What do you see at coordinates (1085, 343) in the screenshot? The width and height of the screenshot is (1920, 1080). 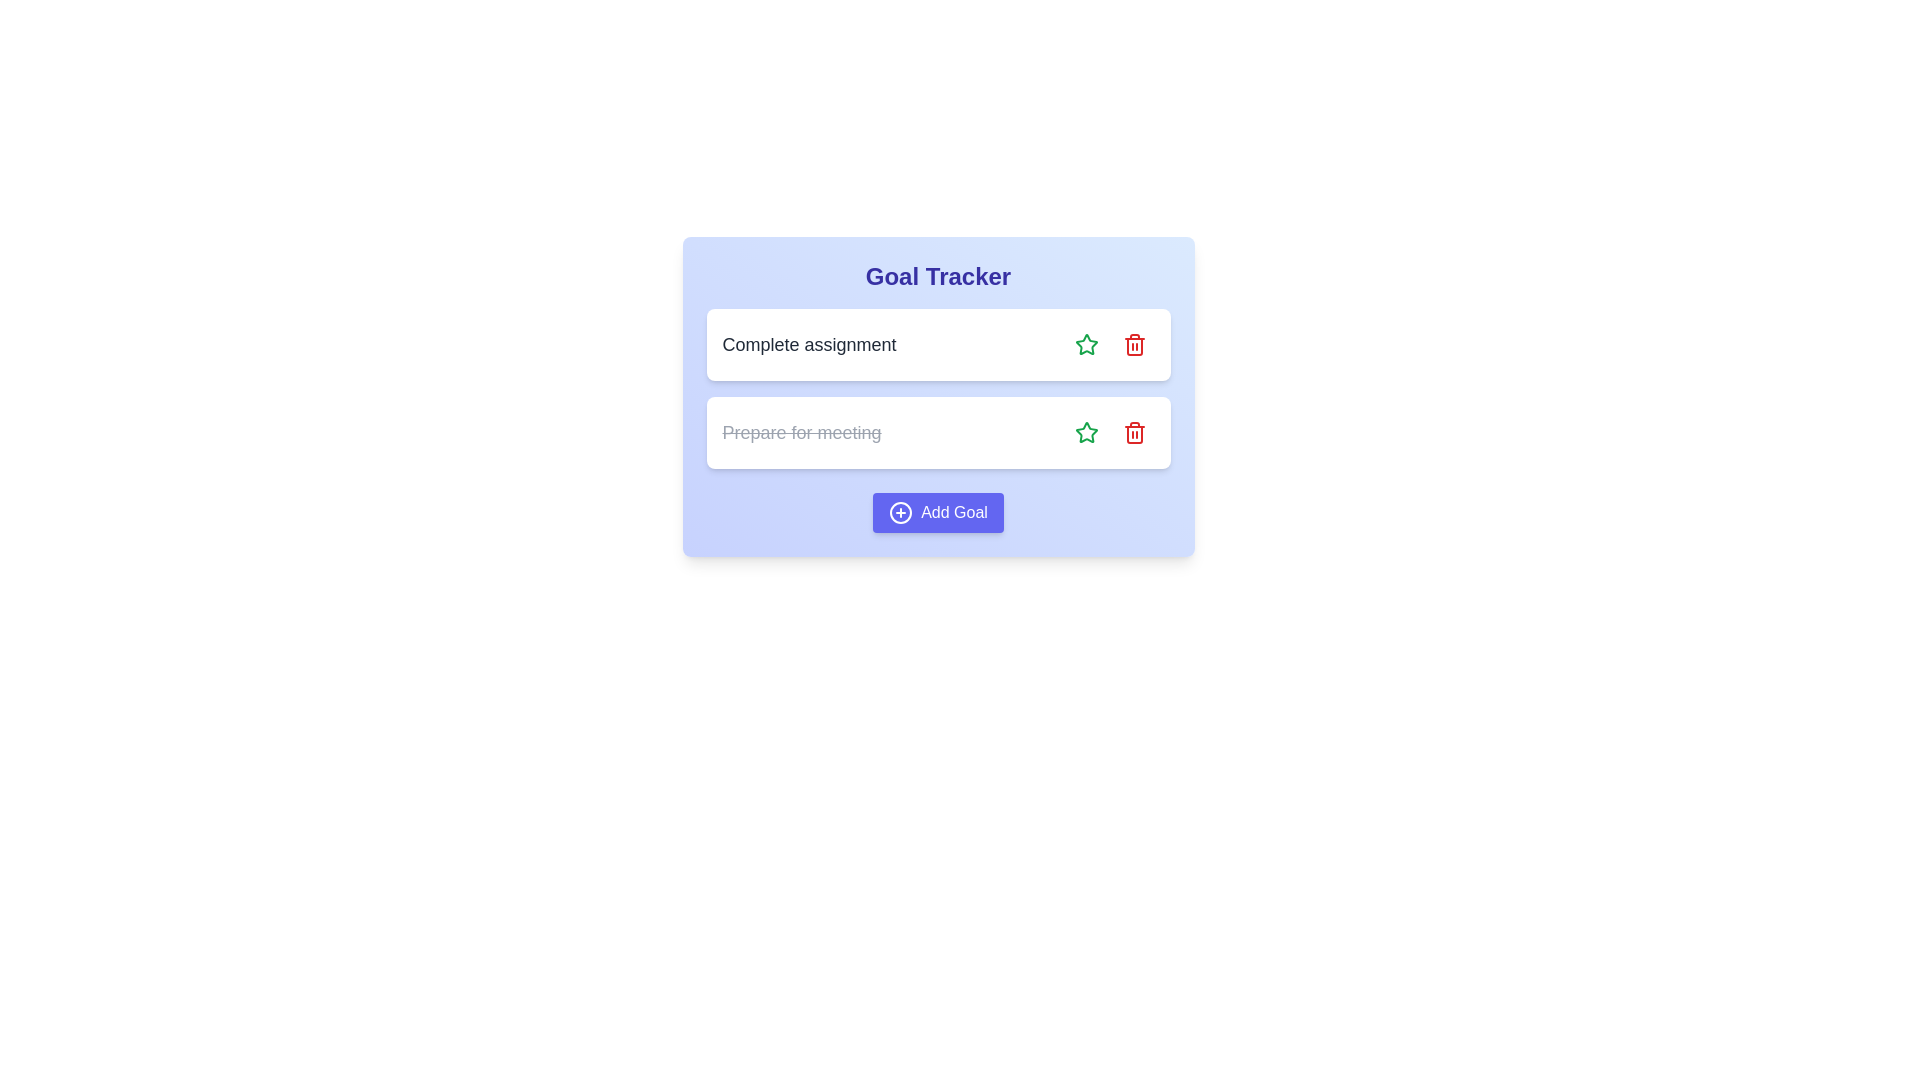 I see `the star icon in the button group that marks the second task entry` at bounding box center [1085, 343].